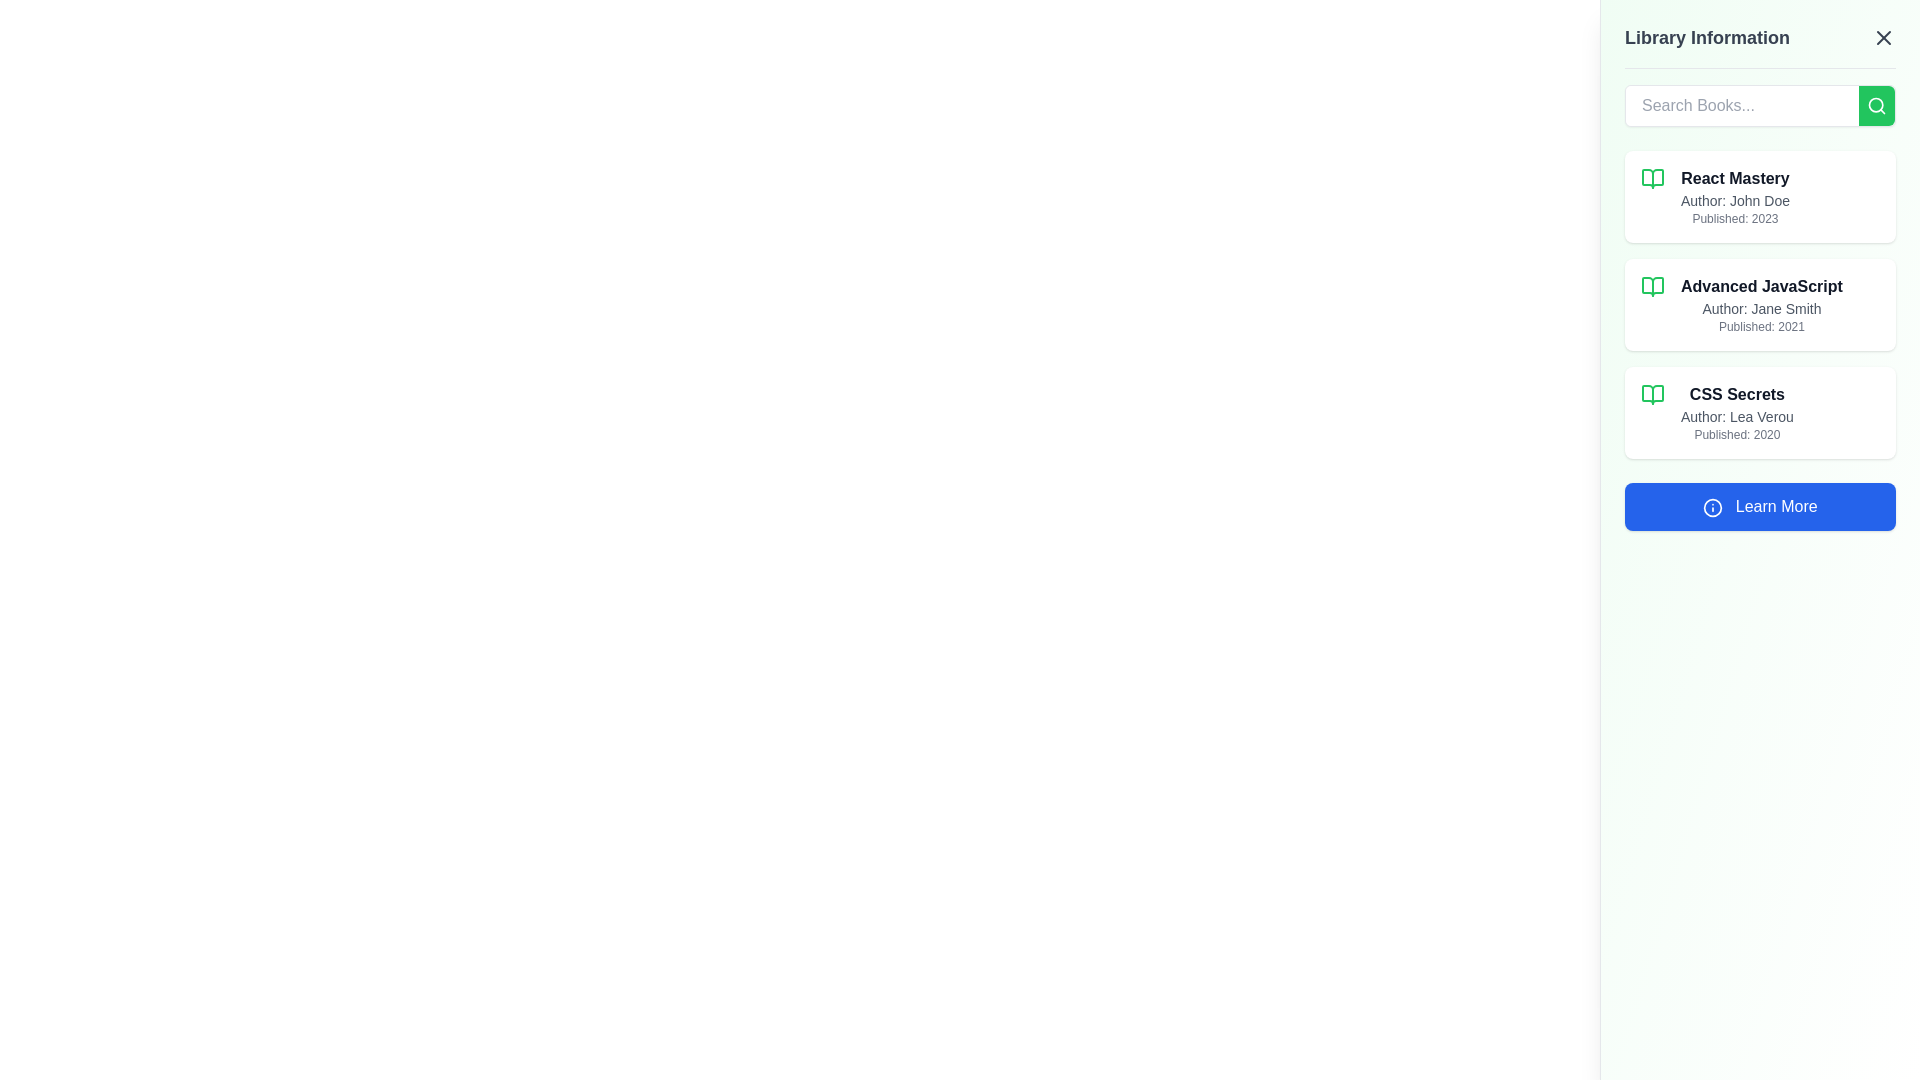  I want to click on the icon located on the left side of the 'Learn More' button, which serves as an indicator for additional details, so click(1712, 506).